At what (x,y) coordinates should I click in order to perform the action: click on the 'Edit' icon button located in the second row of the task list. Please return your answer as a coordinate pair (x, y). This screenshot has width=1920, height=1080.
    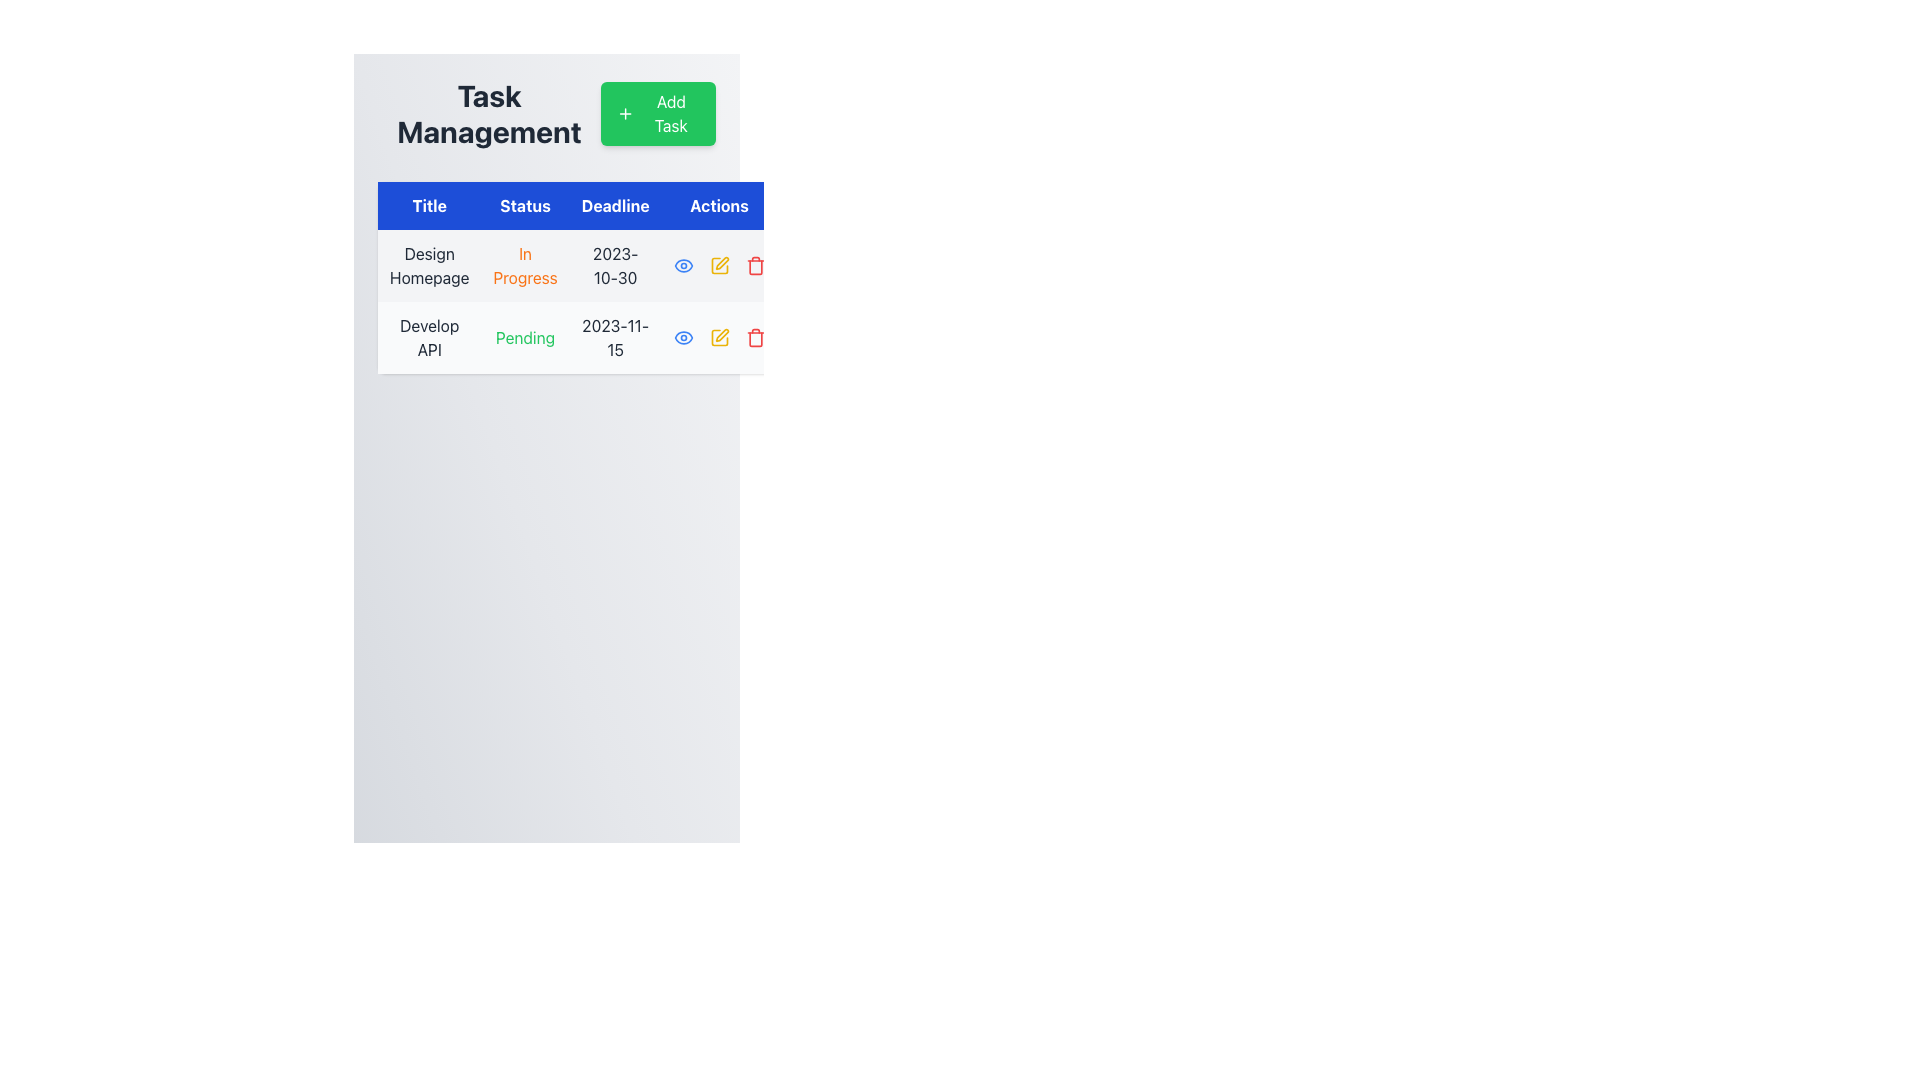
    Looking at the image, I should click on (721, 262).